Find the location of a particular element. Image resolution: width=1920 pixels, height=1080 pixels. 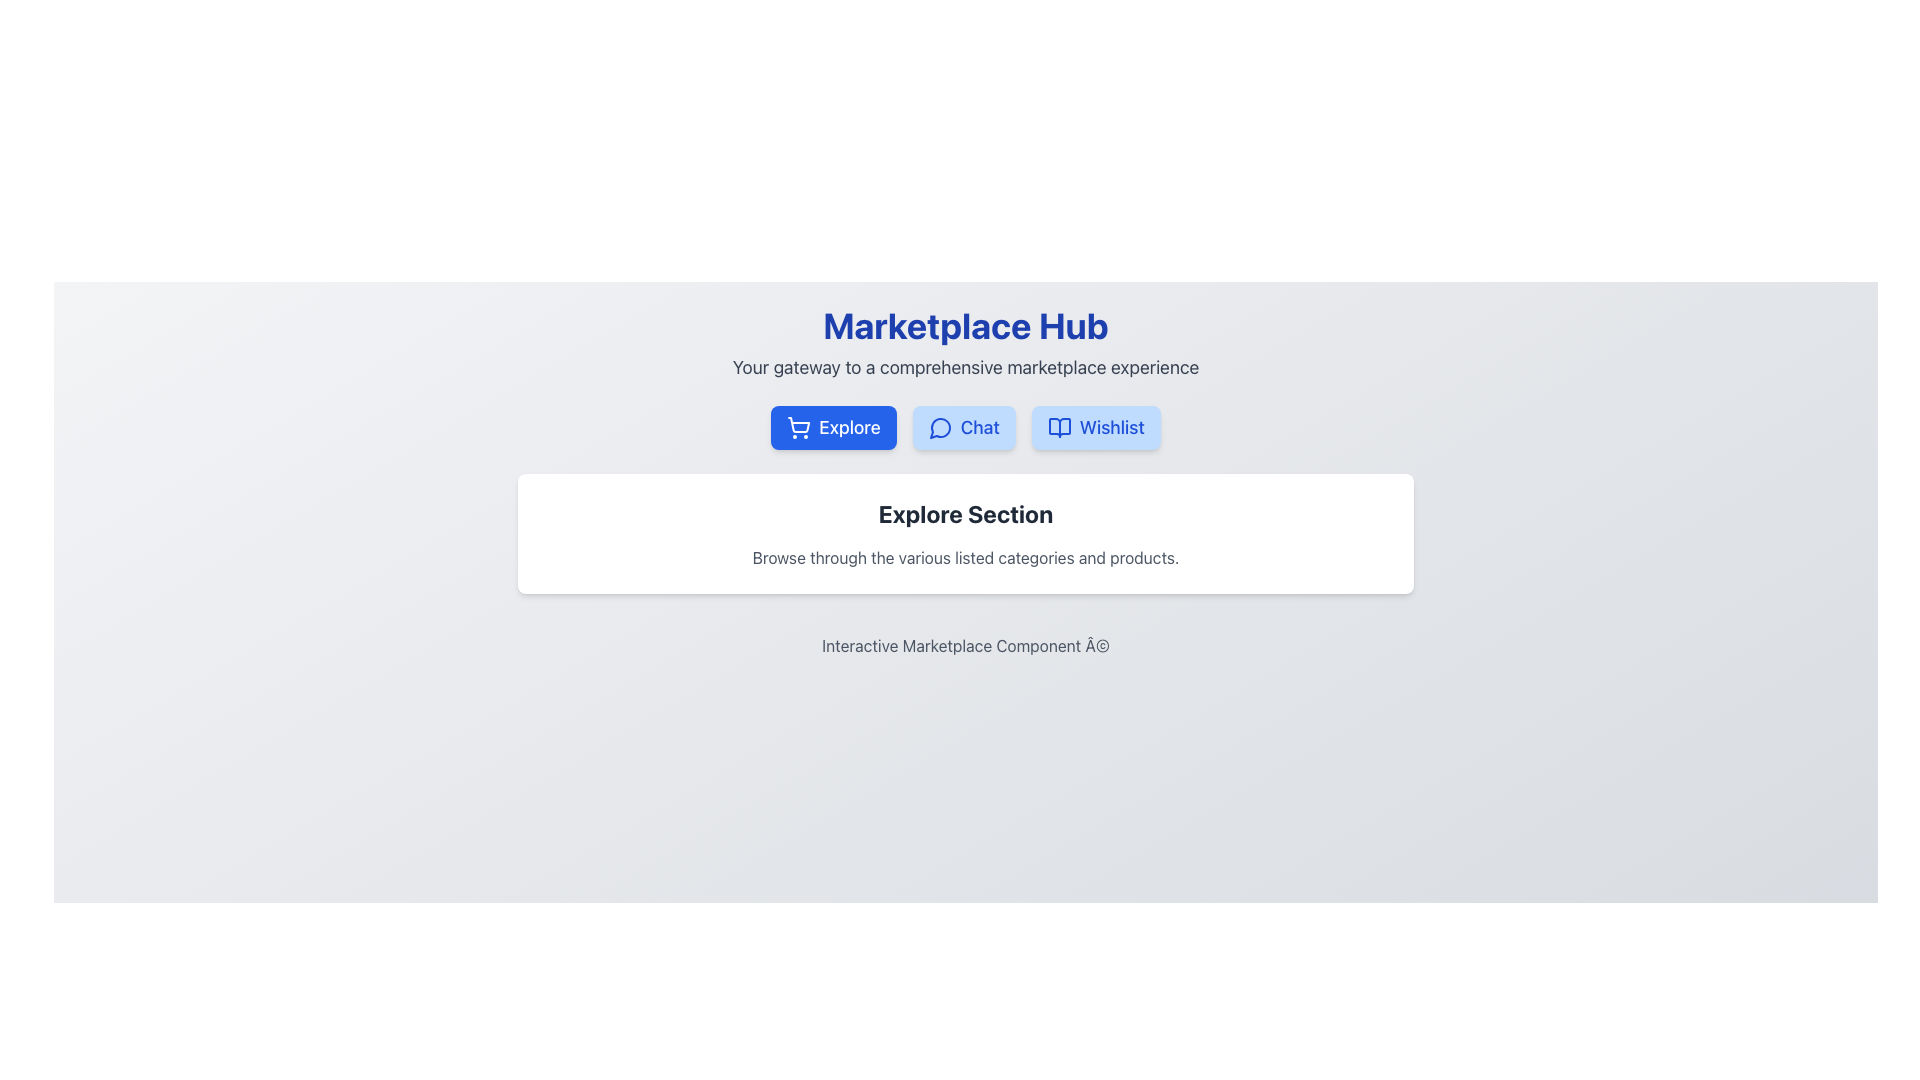

the 'Explore' button to change its shadow effect is located at coordinates (834, 427).